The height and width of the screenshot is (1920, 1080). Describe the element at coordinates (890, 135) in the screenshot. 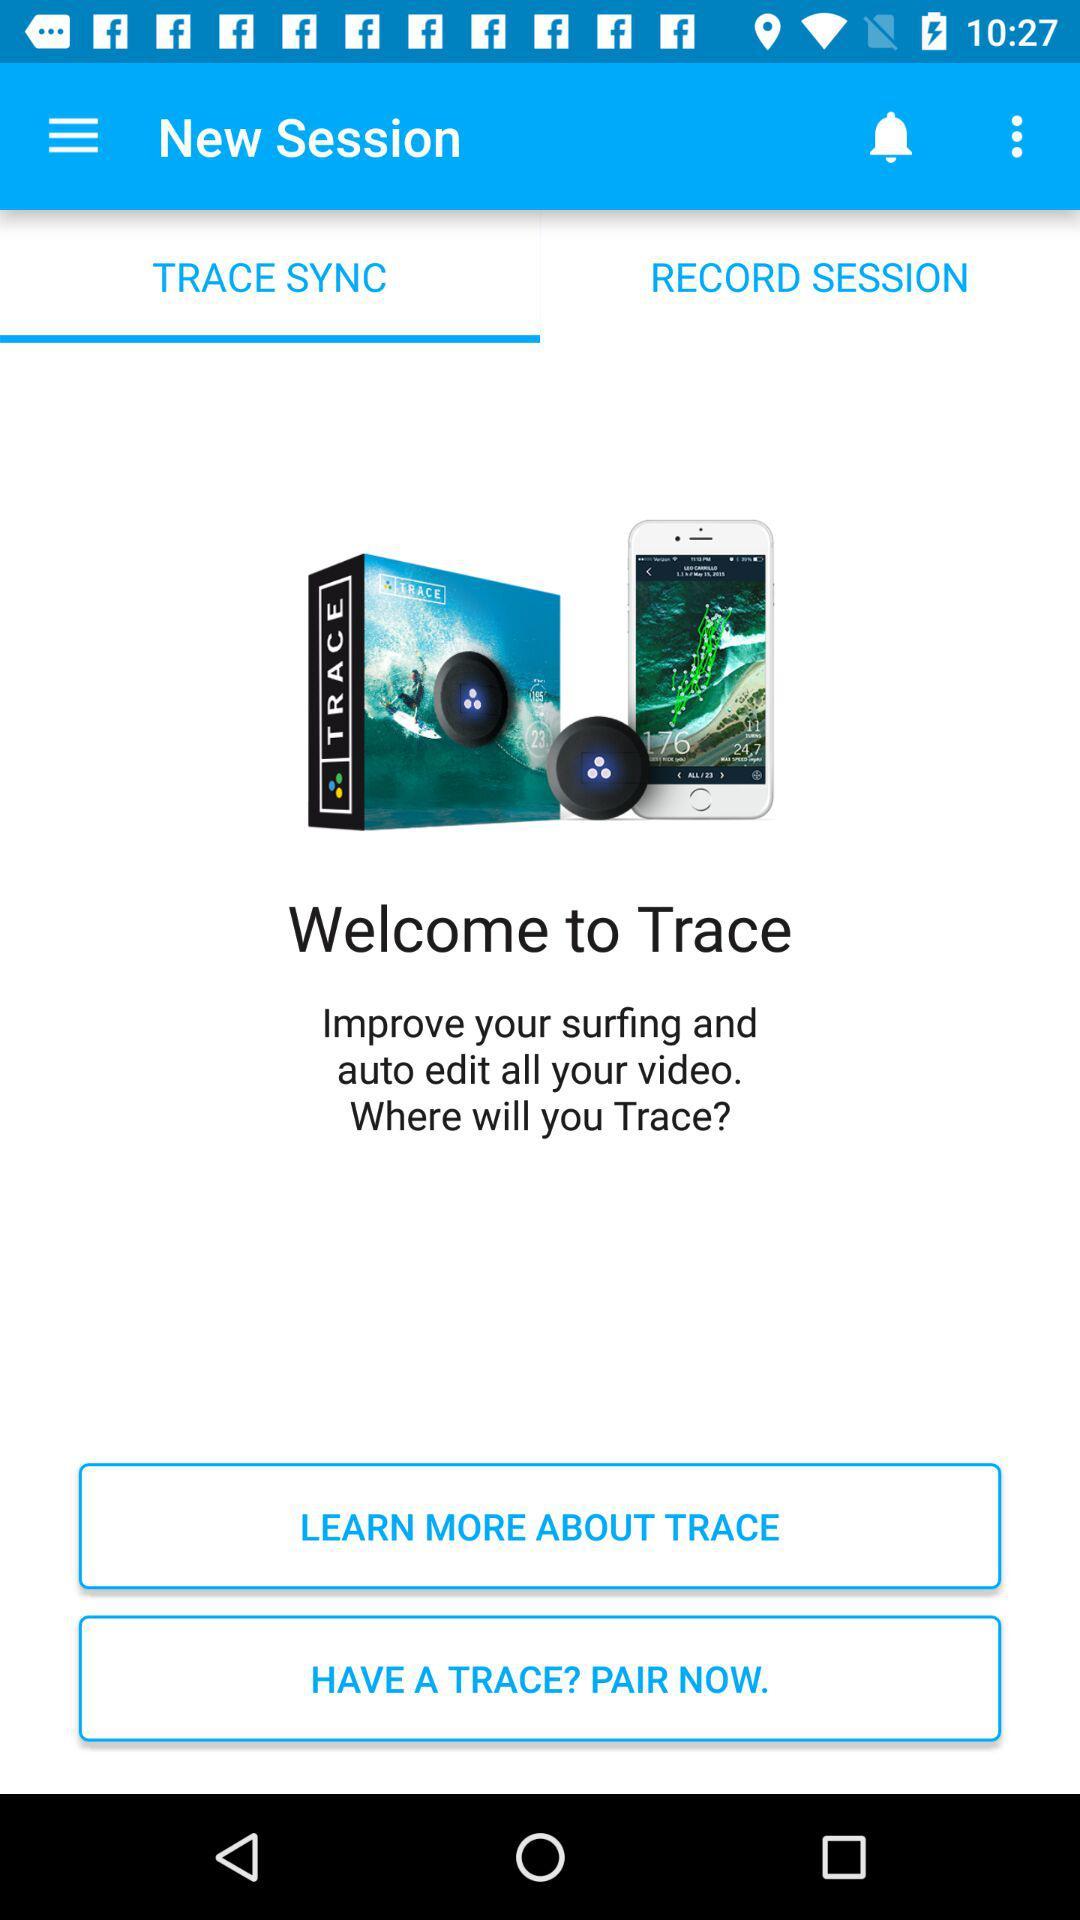

I see `the icon next to the new session item` at that location.